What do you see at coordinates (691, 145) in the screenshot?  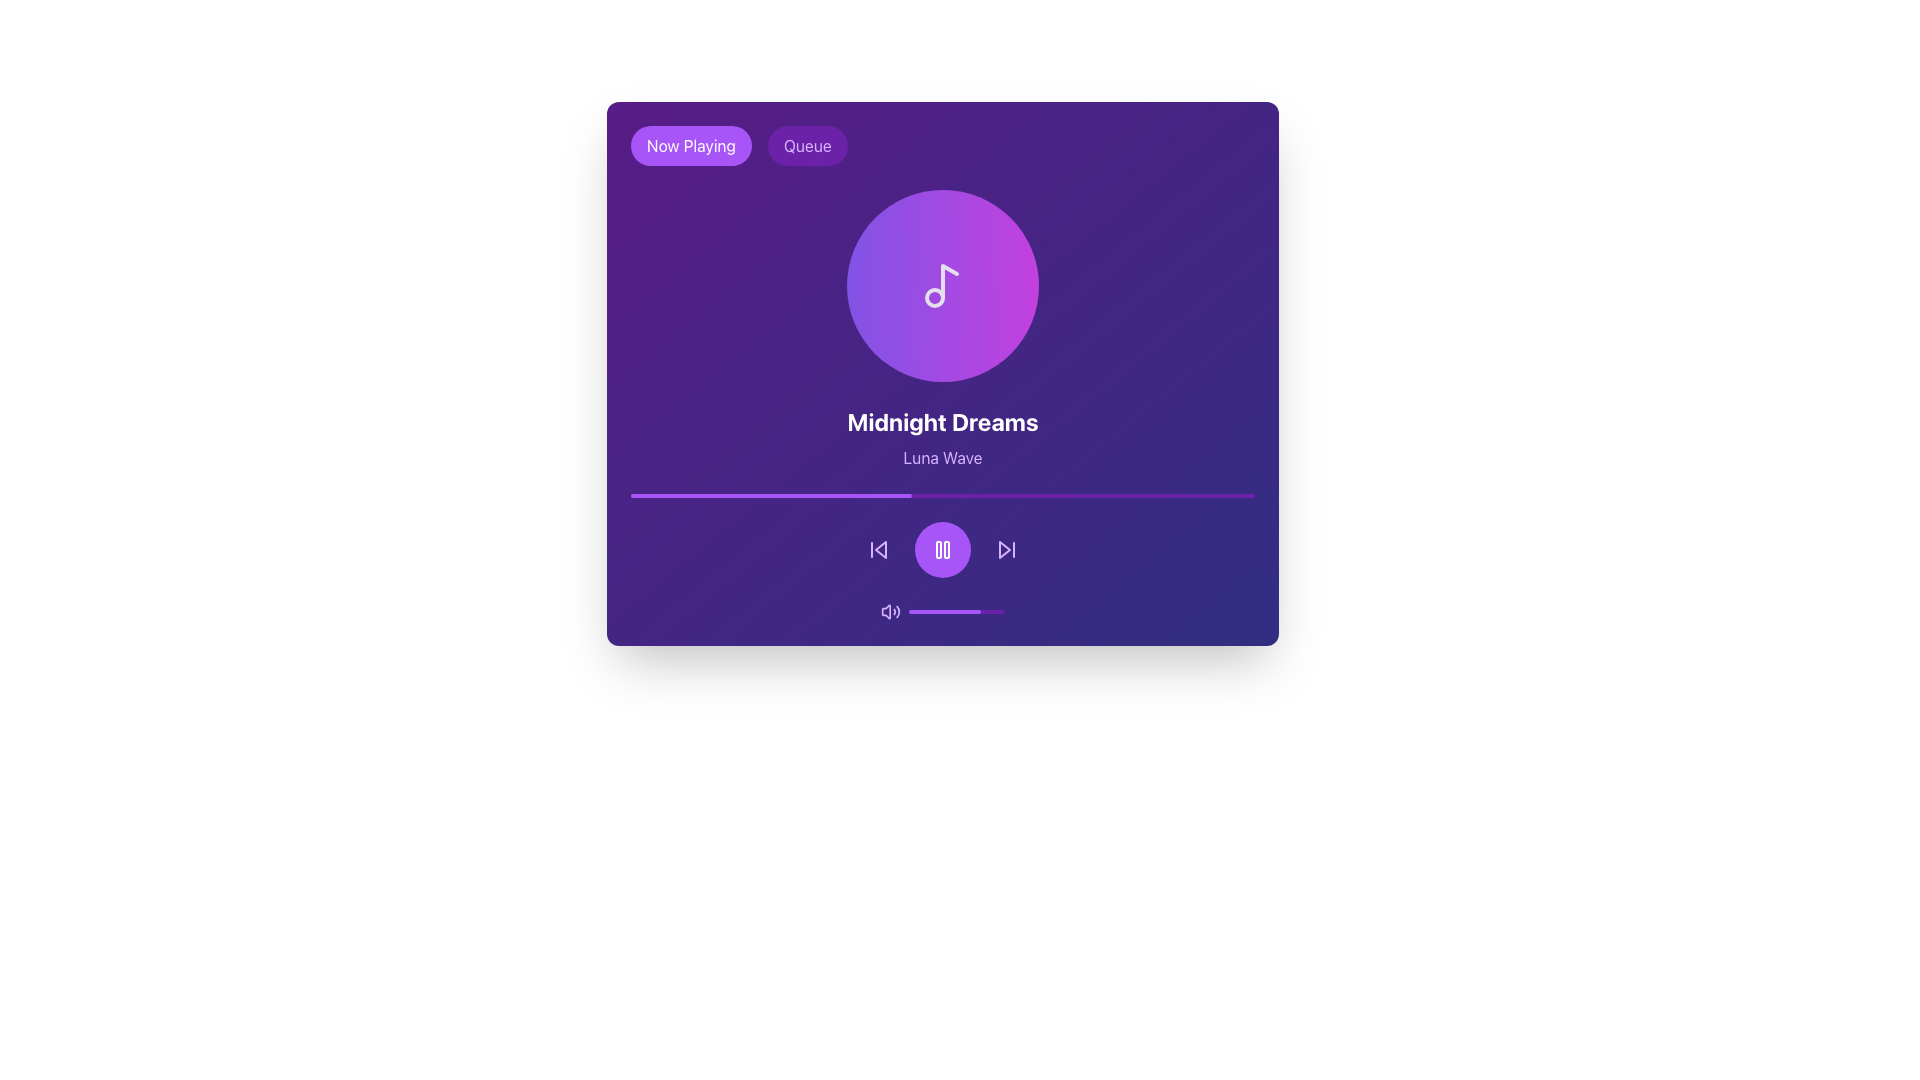 I see `the purple 'Now Playing' button with rounded corners` at bounding box center [691, 145].